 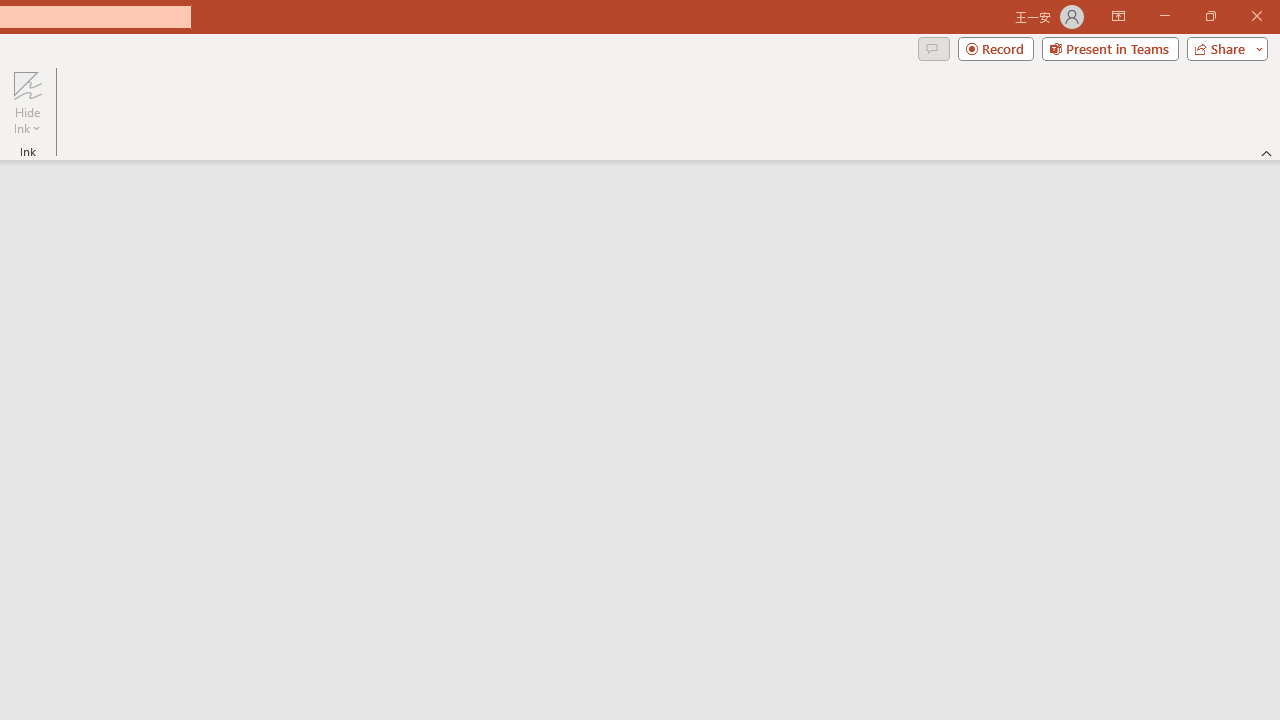 What do you see at coordinates (1222, 47) in the screenshot?
I see `'Share'` at bounding box center [1222, 47].